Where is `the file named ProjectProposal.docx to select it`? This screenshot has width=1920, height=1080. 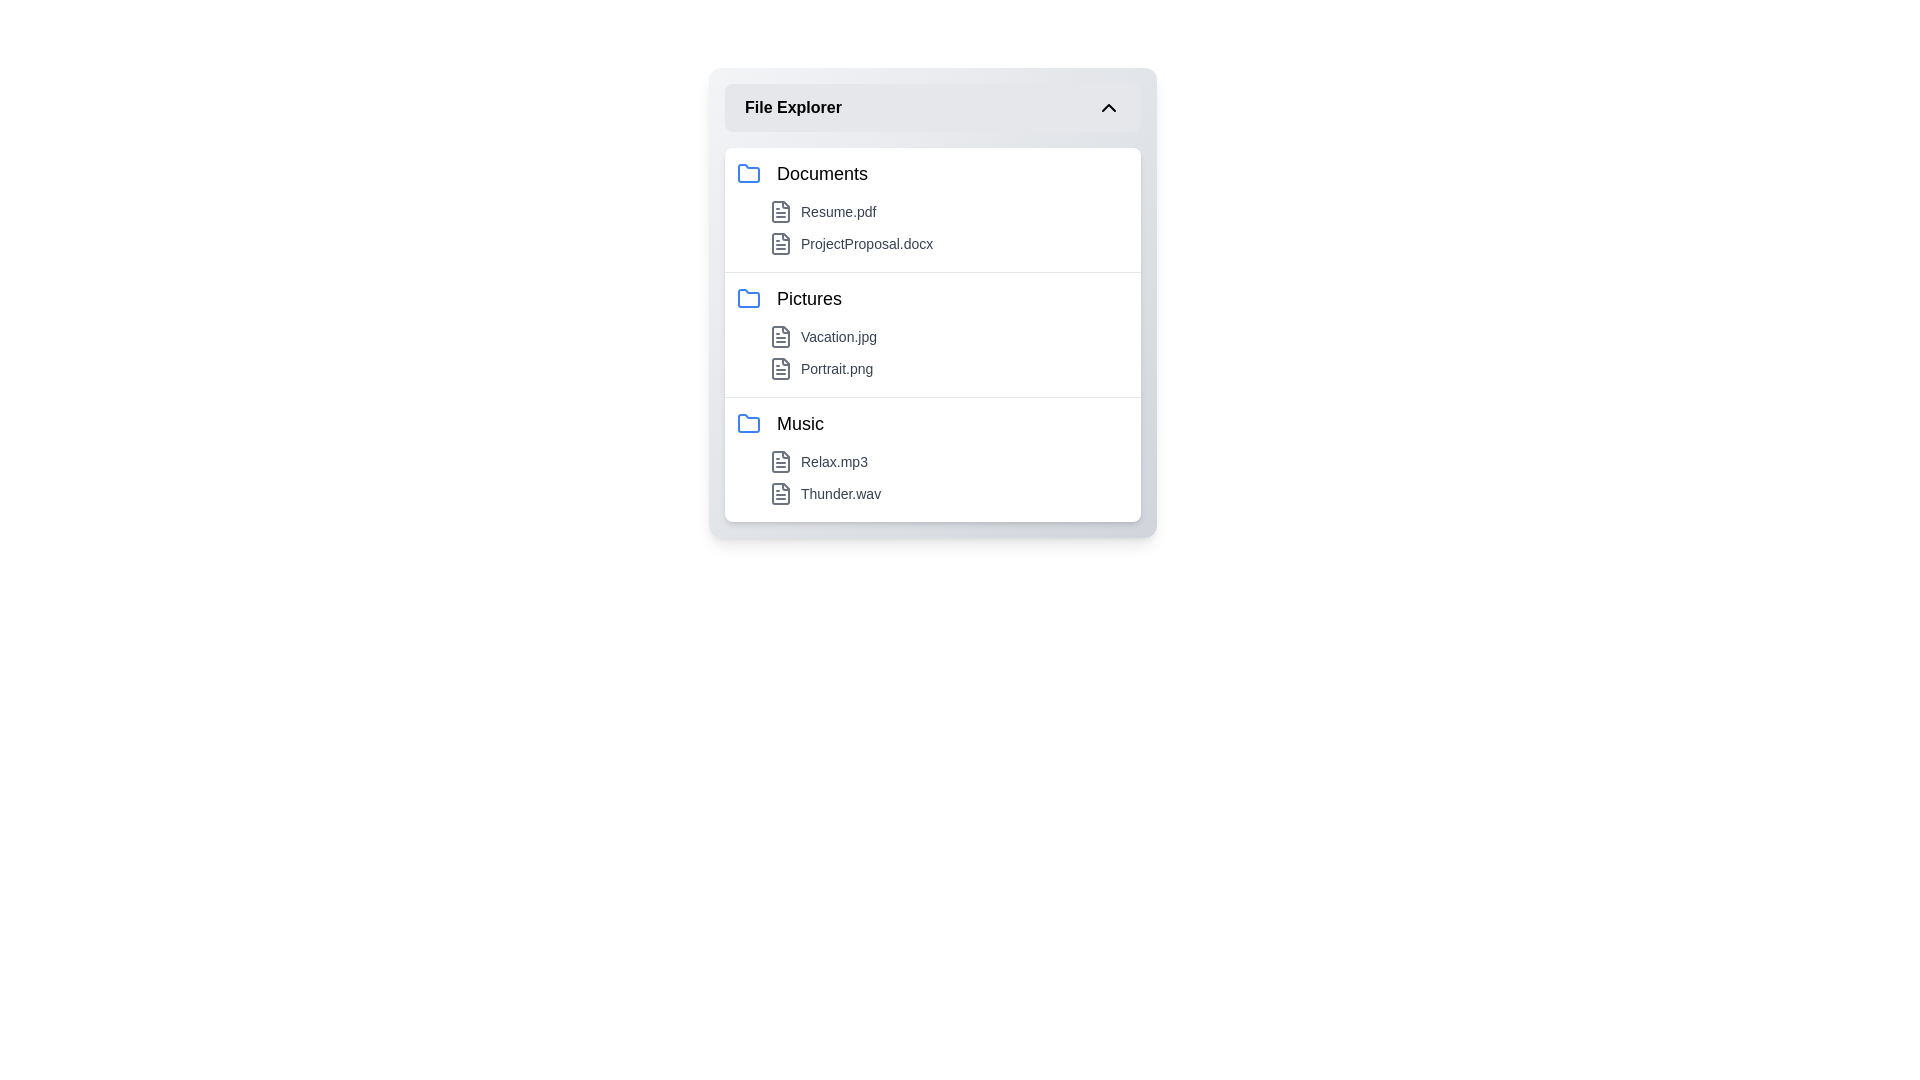
the file named ProjectProposal.docx to select it is located at coordinates (948, 242).